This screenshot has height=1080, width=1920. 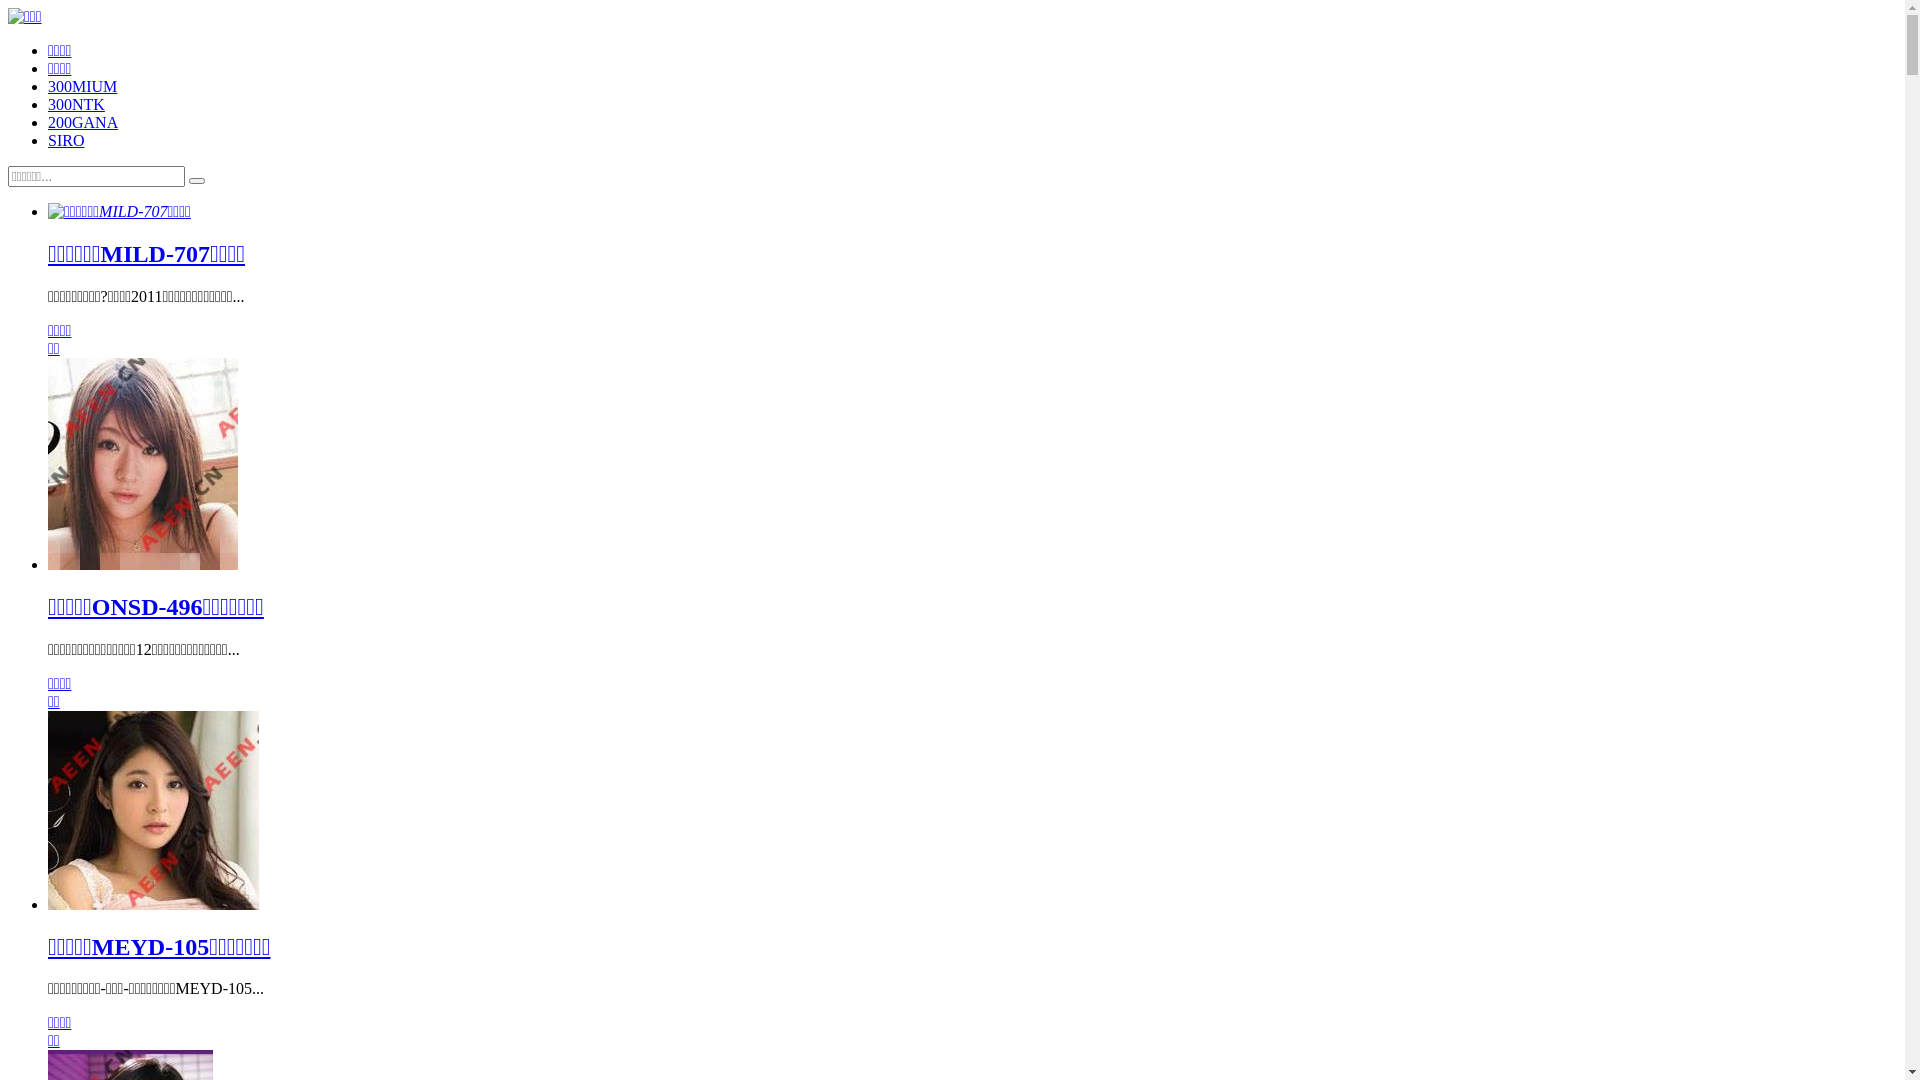 I want to click on '200GANA', so click(x=81, y=122).